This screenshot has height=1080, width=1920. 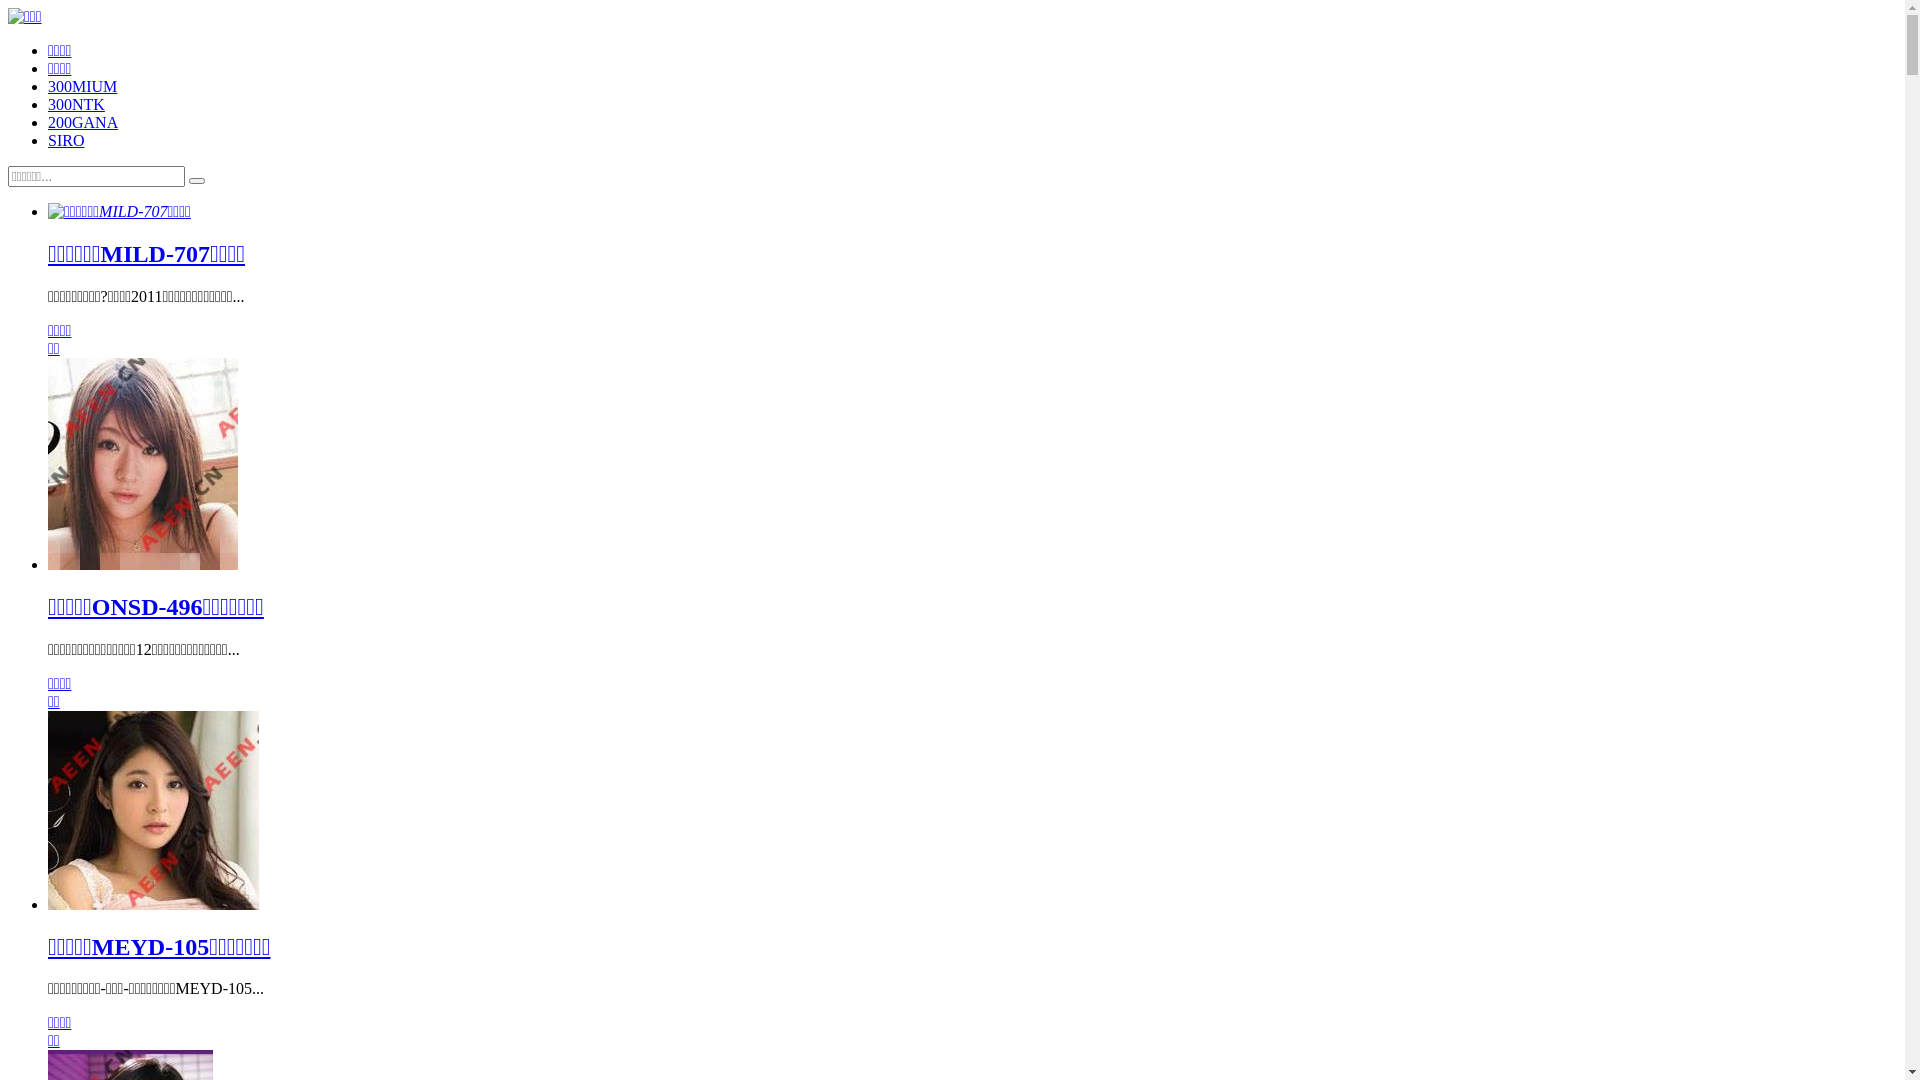 I want to click on '200GANA', so click(x=81, y=122).